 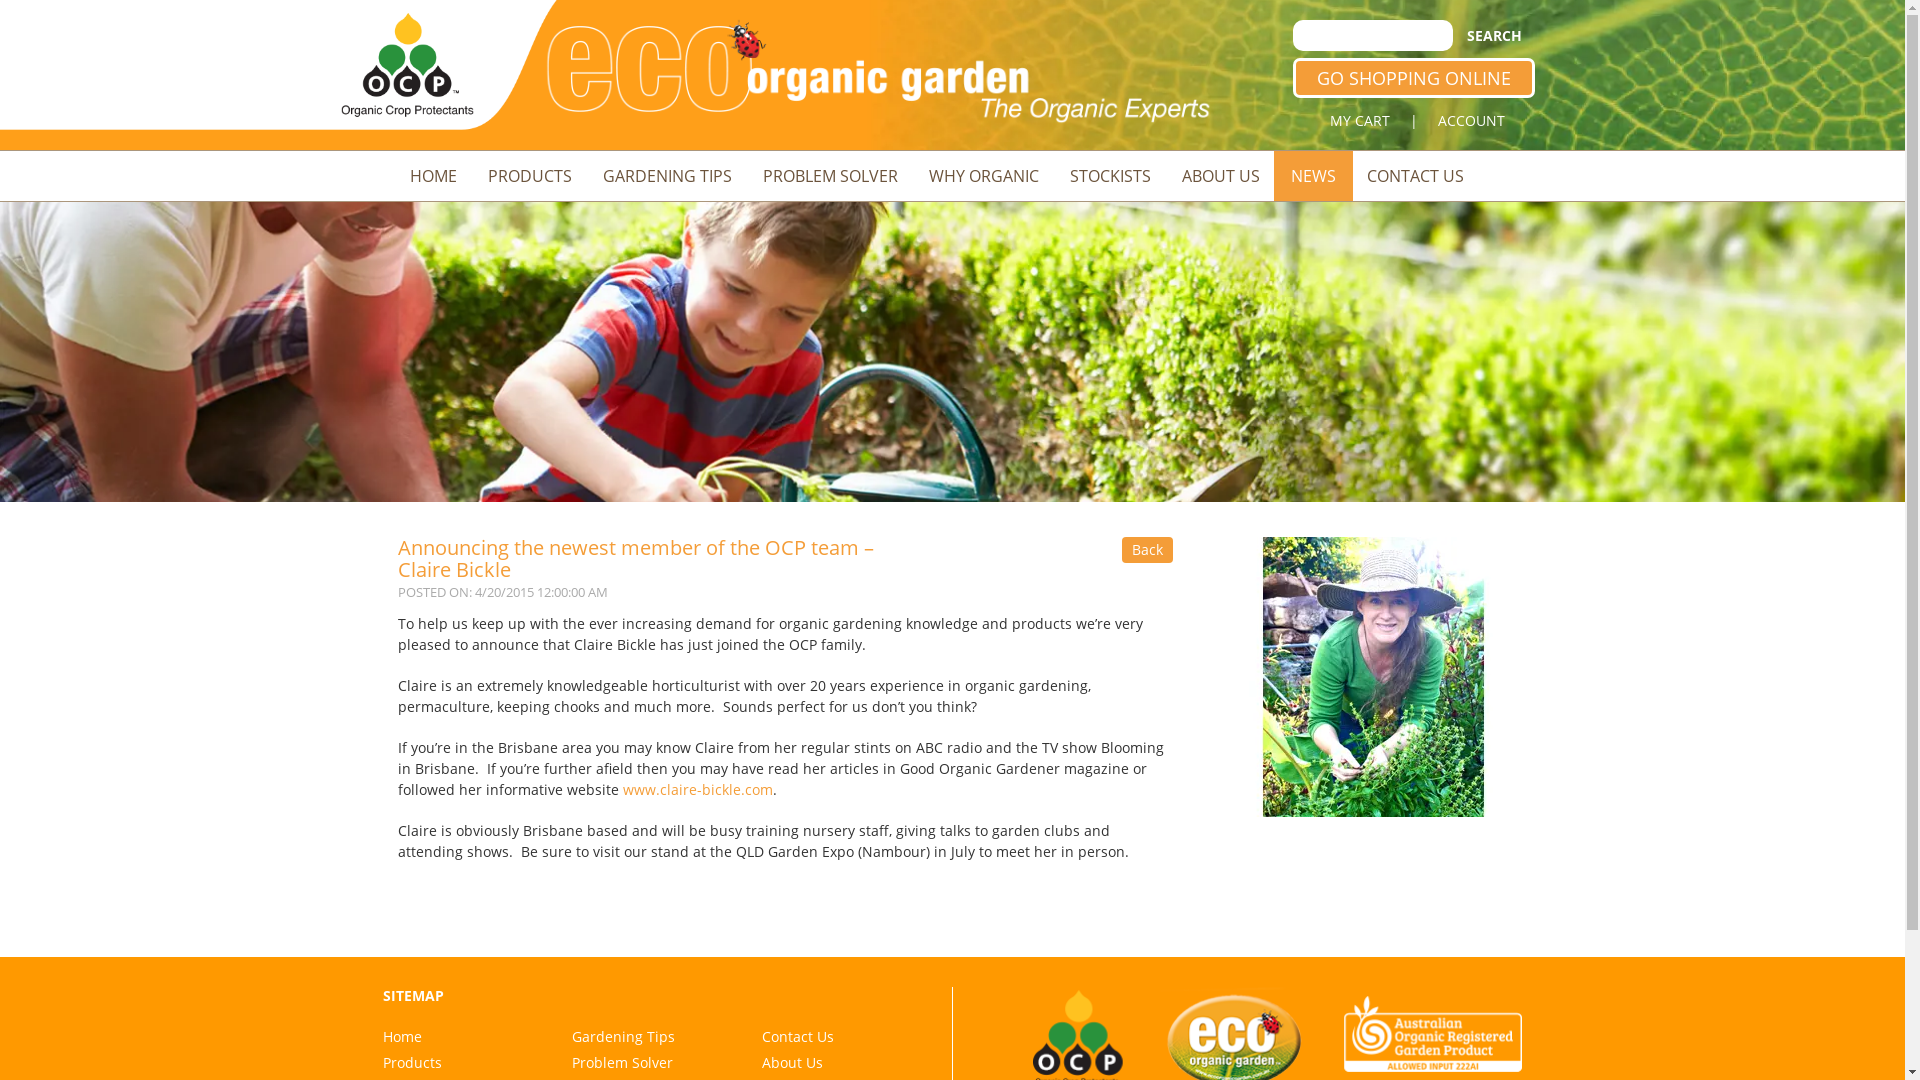 I want to click on 'MY CART', so click(x=1359, y=120).